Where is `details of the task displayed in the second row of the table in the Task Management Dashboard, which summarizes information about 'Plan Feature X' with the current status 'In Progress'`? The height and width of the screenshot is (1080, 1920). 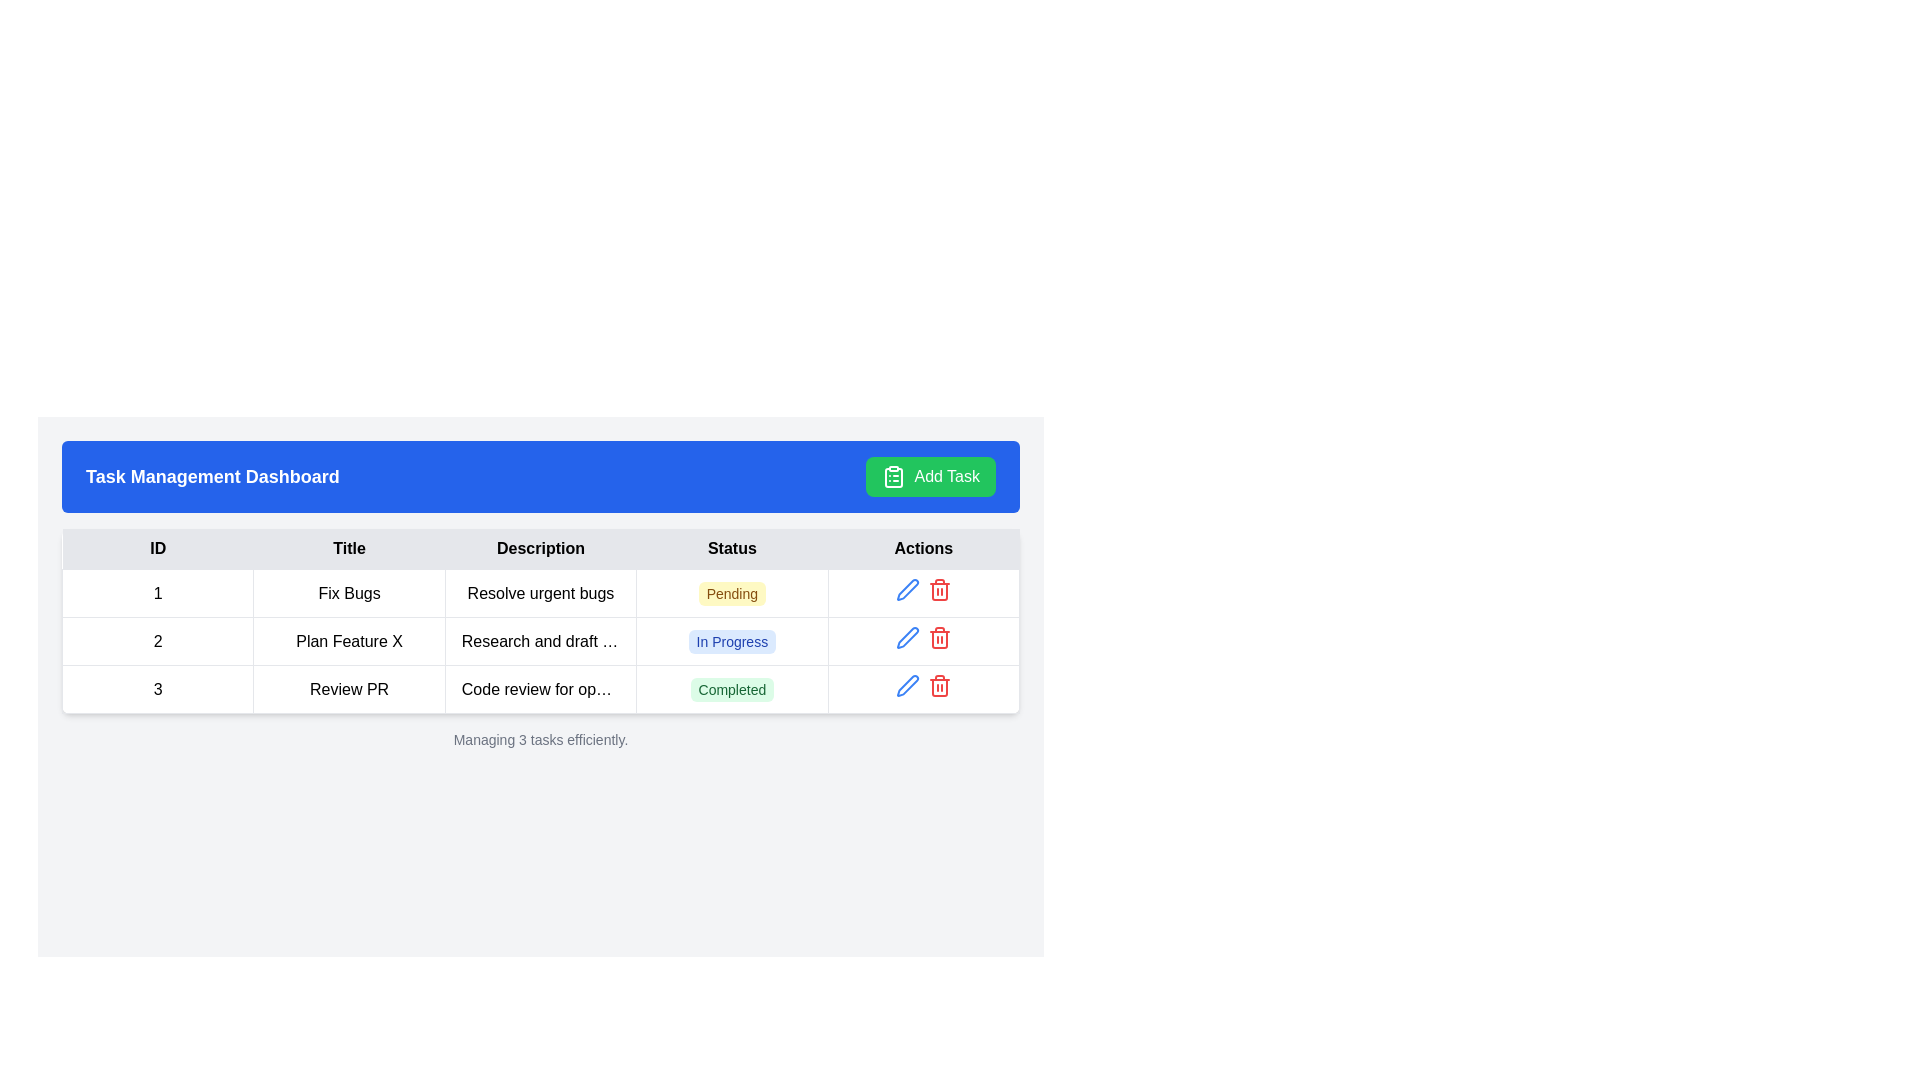
details of the task displayed in the second row of the table in the Task Management Dashboard, which summarizes information about 'Plan Feature X' with the current status 'In Progress' is located at coordinates (541, 640).